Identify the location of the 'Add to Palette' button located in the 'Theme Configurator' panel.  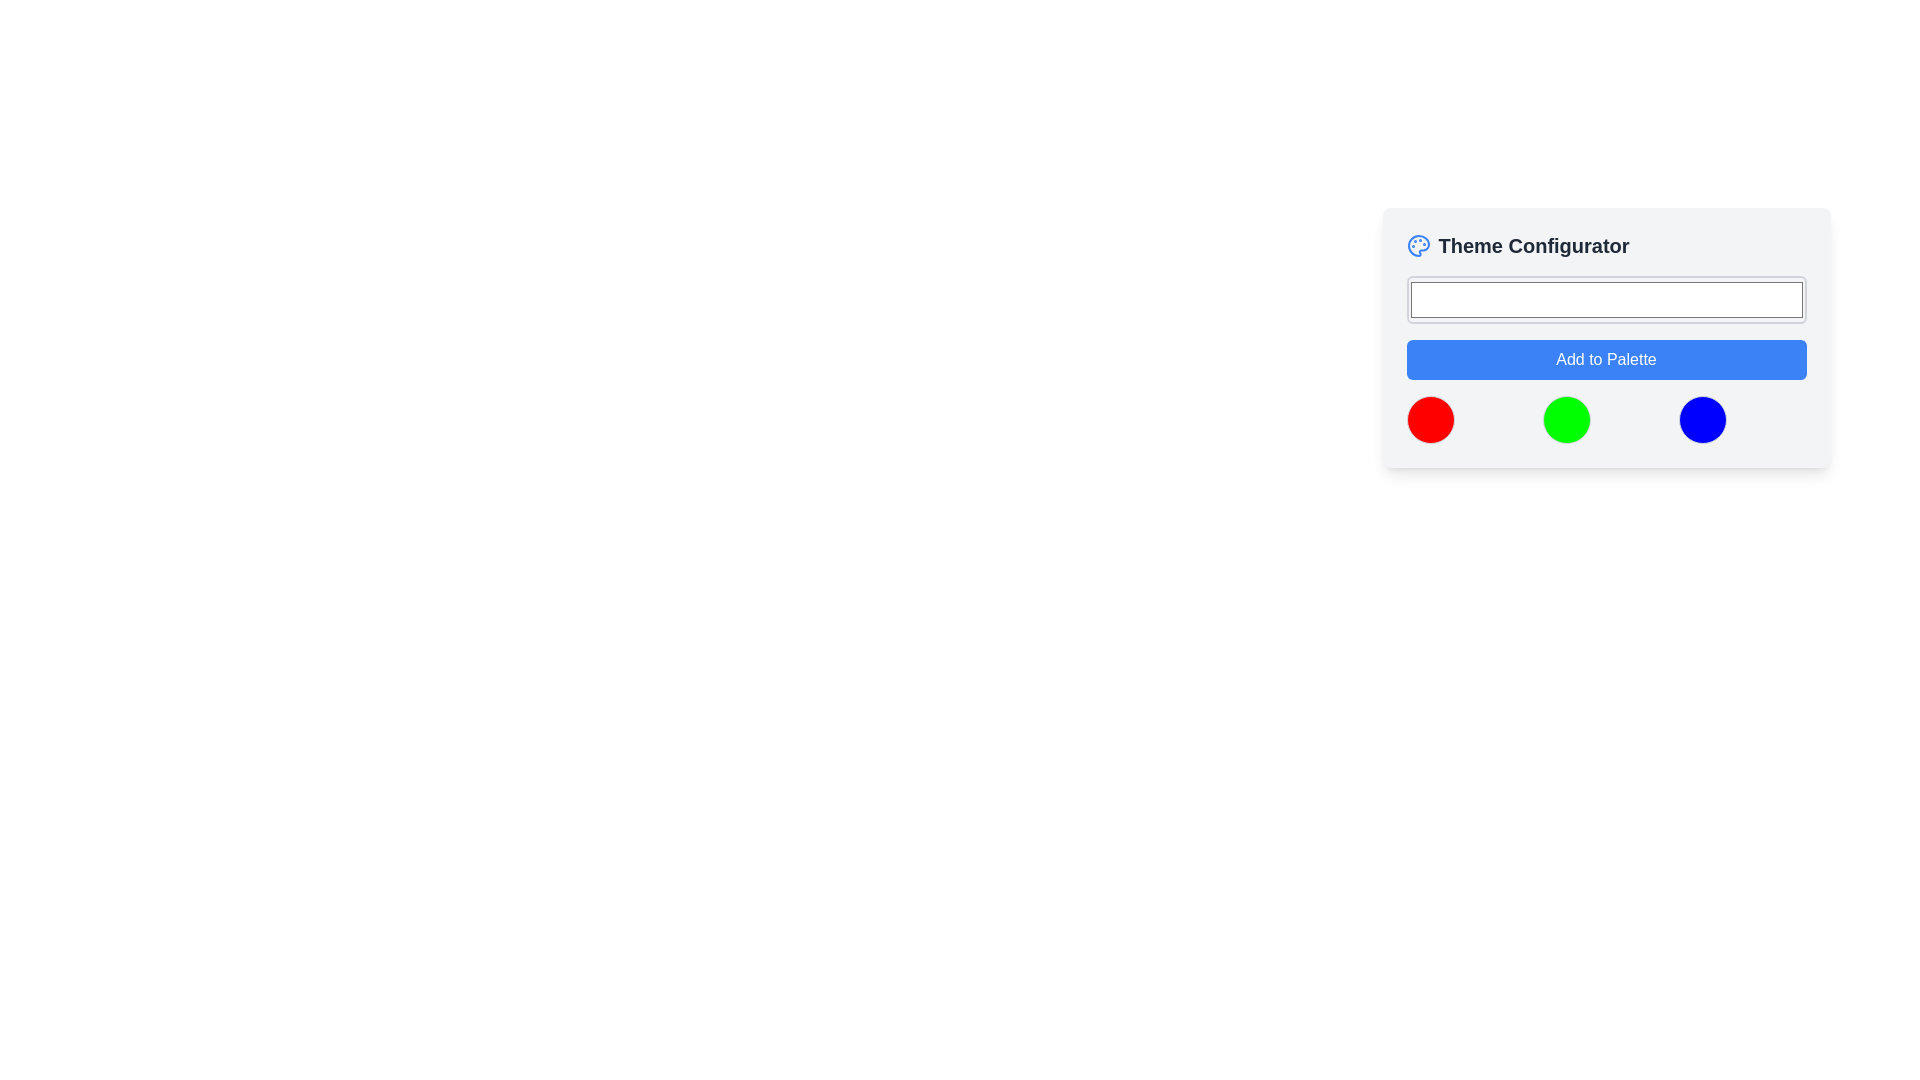
(1606, 358).